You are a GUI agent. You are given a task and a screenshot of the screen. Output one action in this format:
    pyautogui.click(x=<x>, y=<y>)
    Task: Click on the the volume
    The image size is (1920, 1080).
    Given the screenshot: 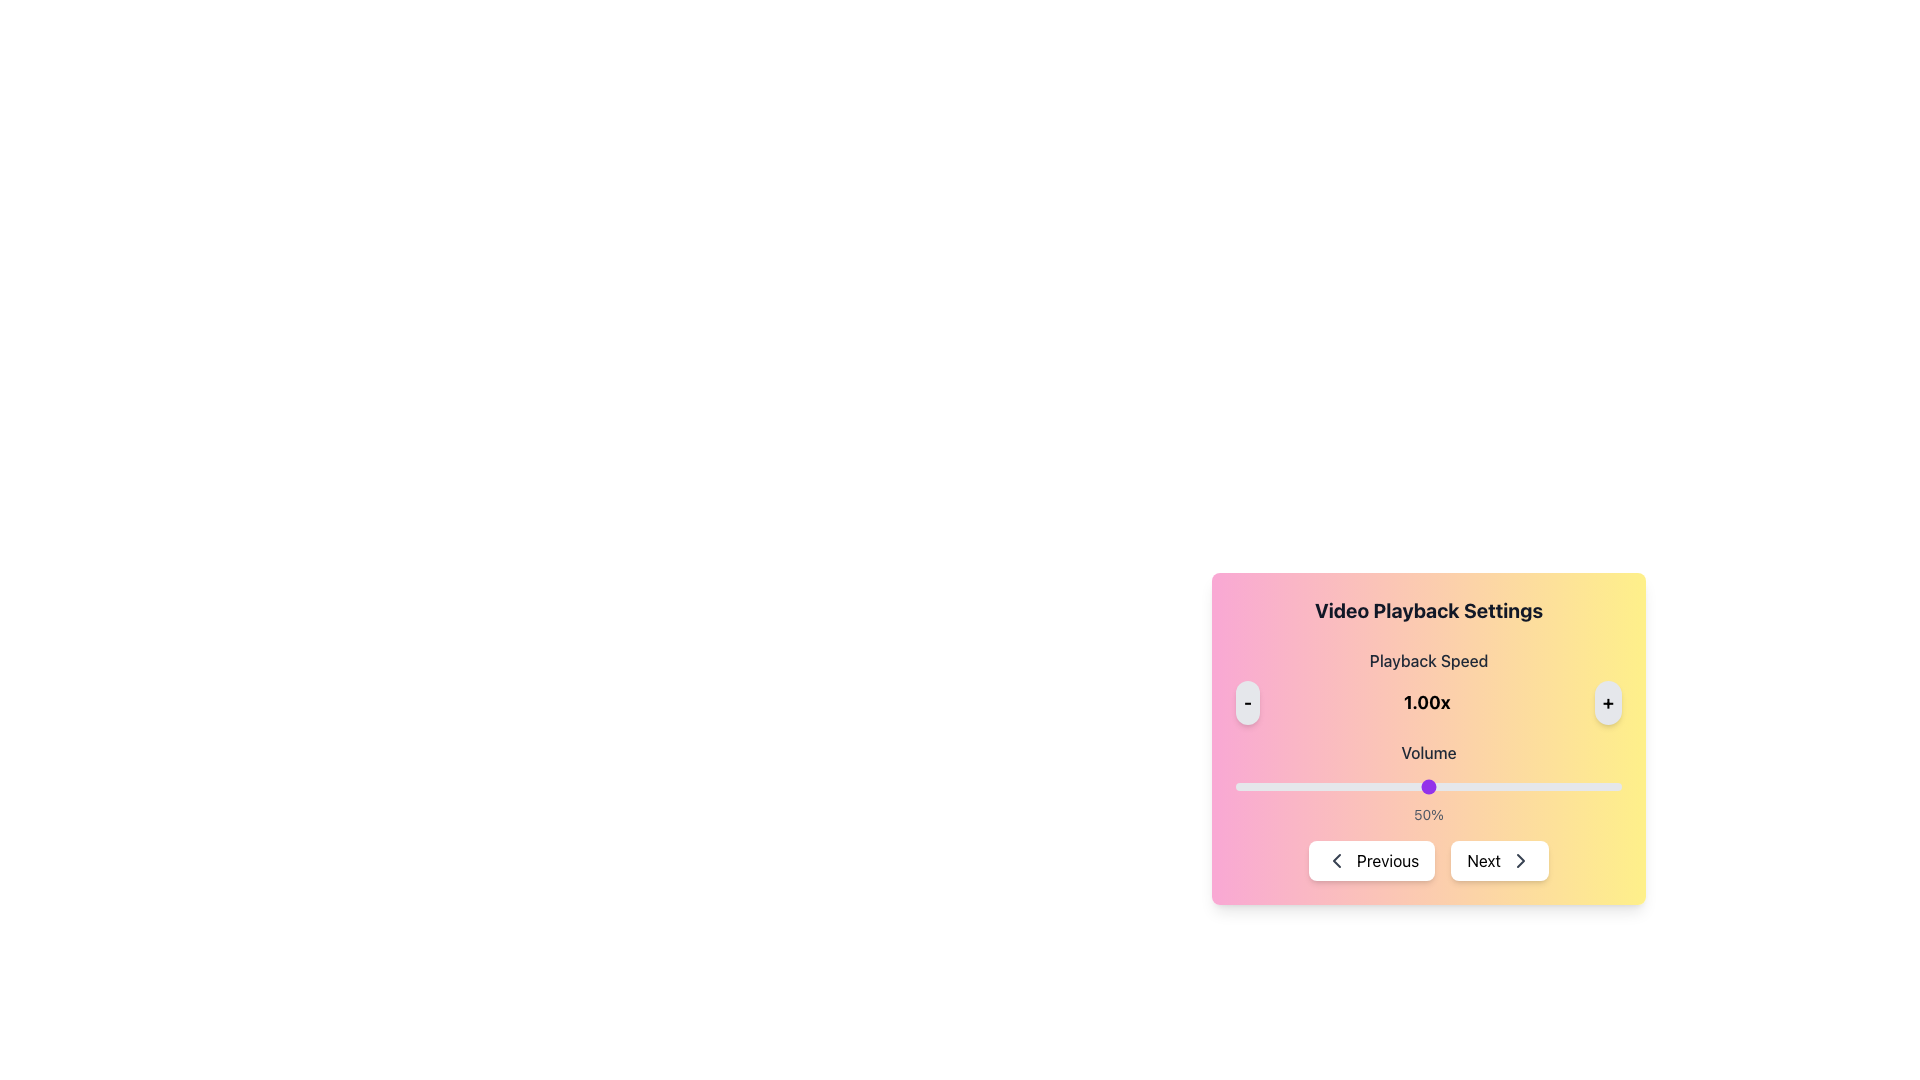 What is the action you would take?
    pyautogui.click(x=1510, y=785)
    